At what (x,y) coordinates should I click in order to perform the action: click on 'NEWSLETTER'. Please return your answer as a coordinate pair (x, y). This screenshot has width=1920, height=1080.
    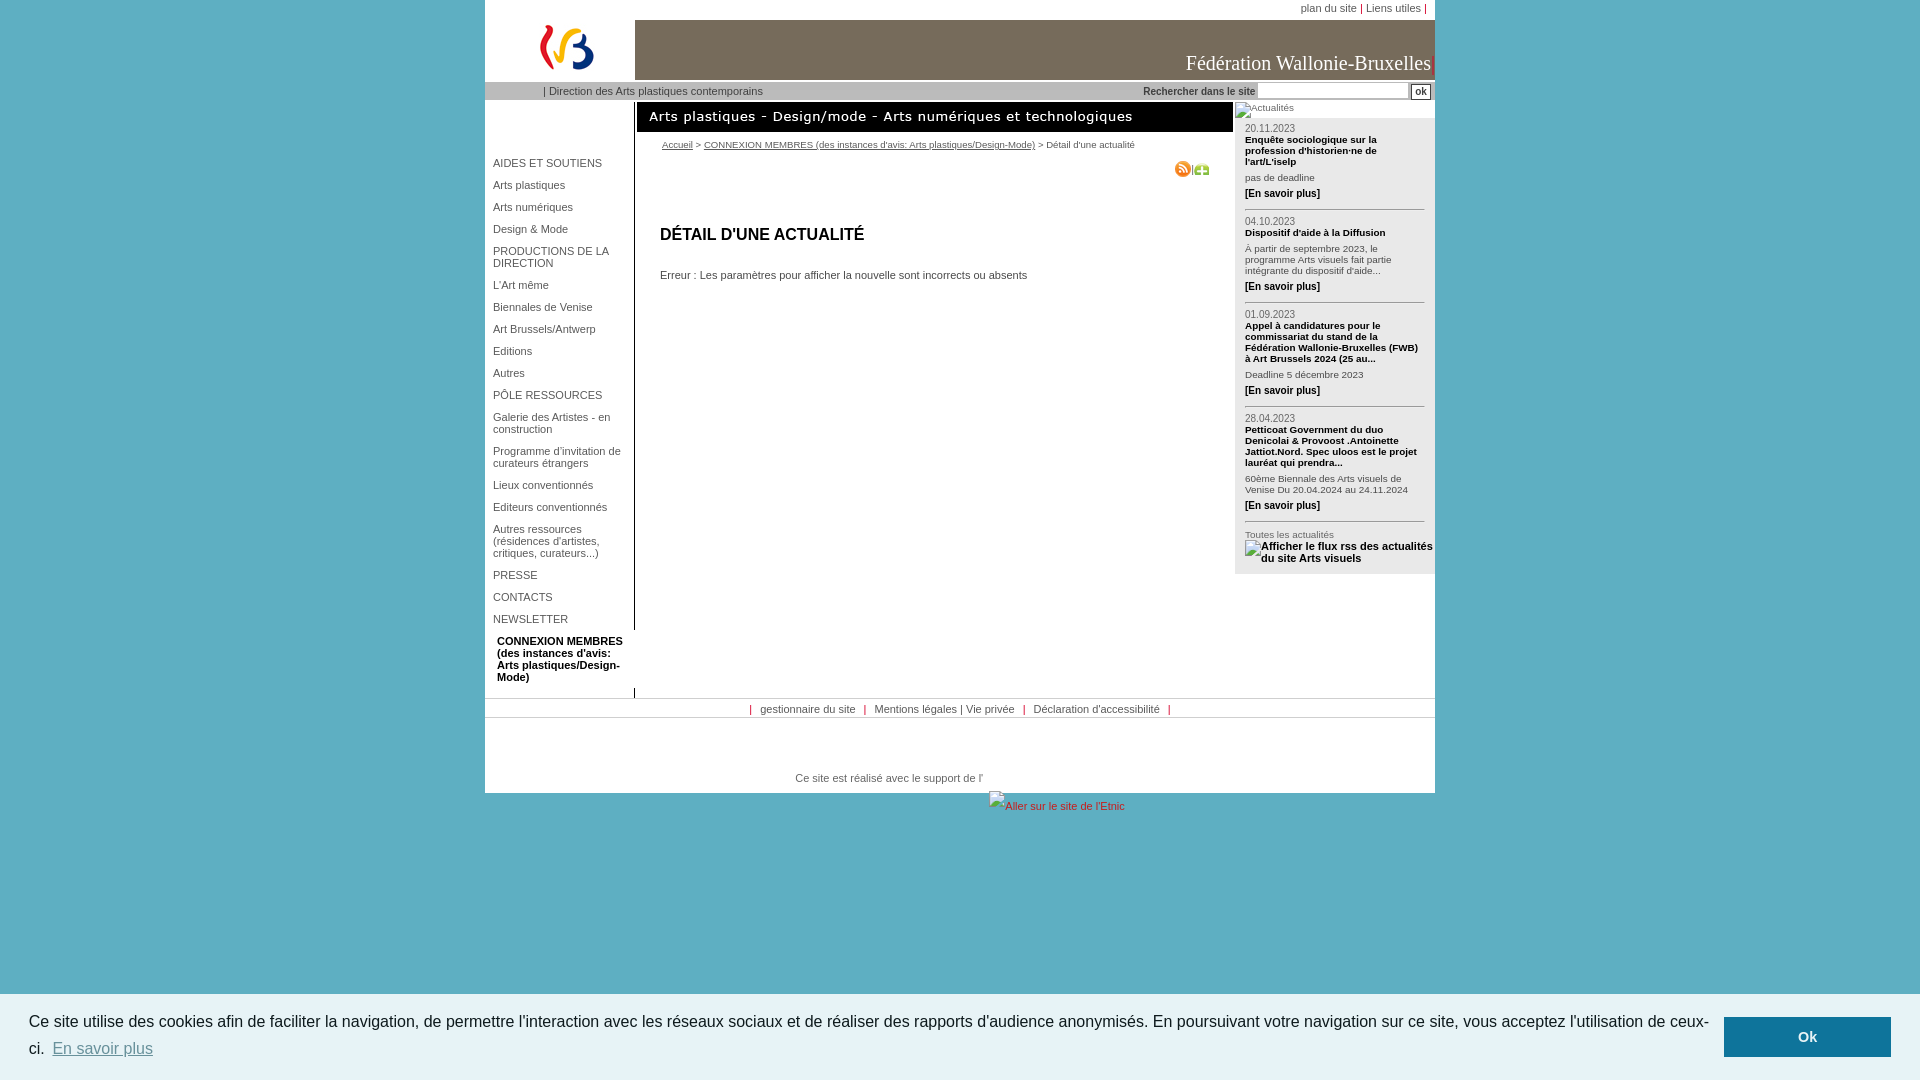
    Looking at the image, I should click on (560, 617).